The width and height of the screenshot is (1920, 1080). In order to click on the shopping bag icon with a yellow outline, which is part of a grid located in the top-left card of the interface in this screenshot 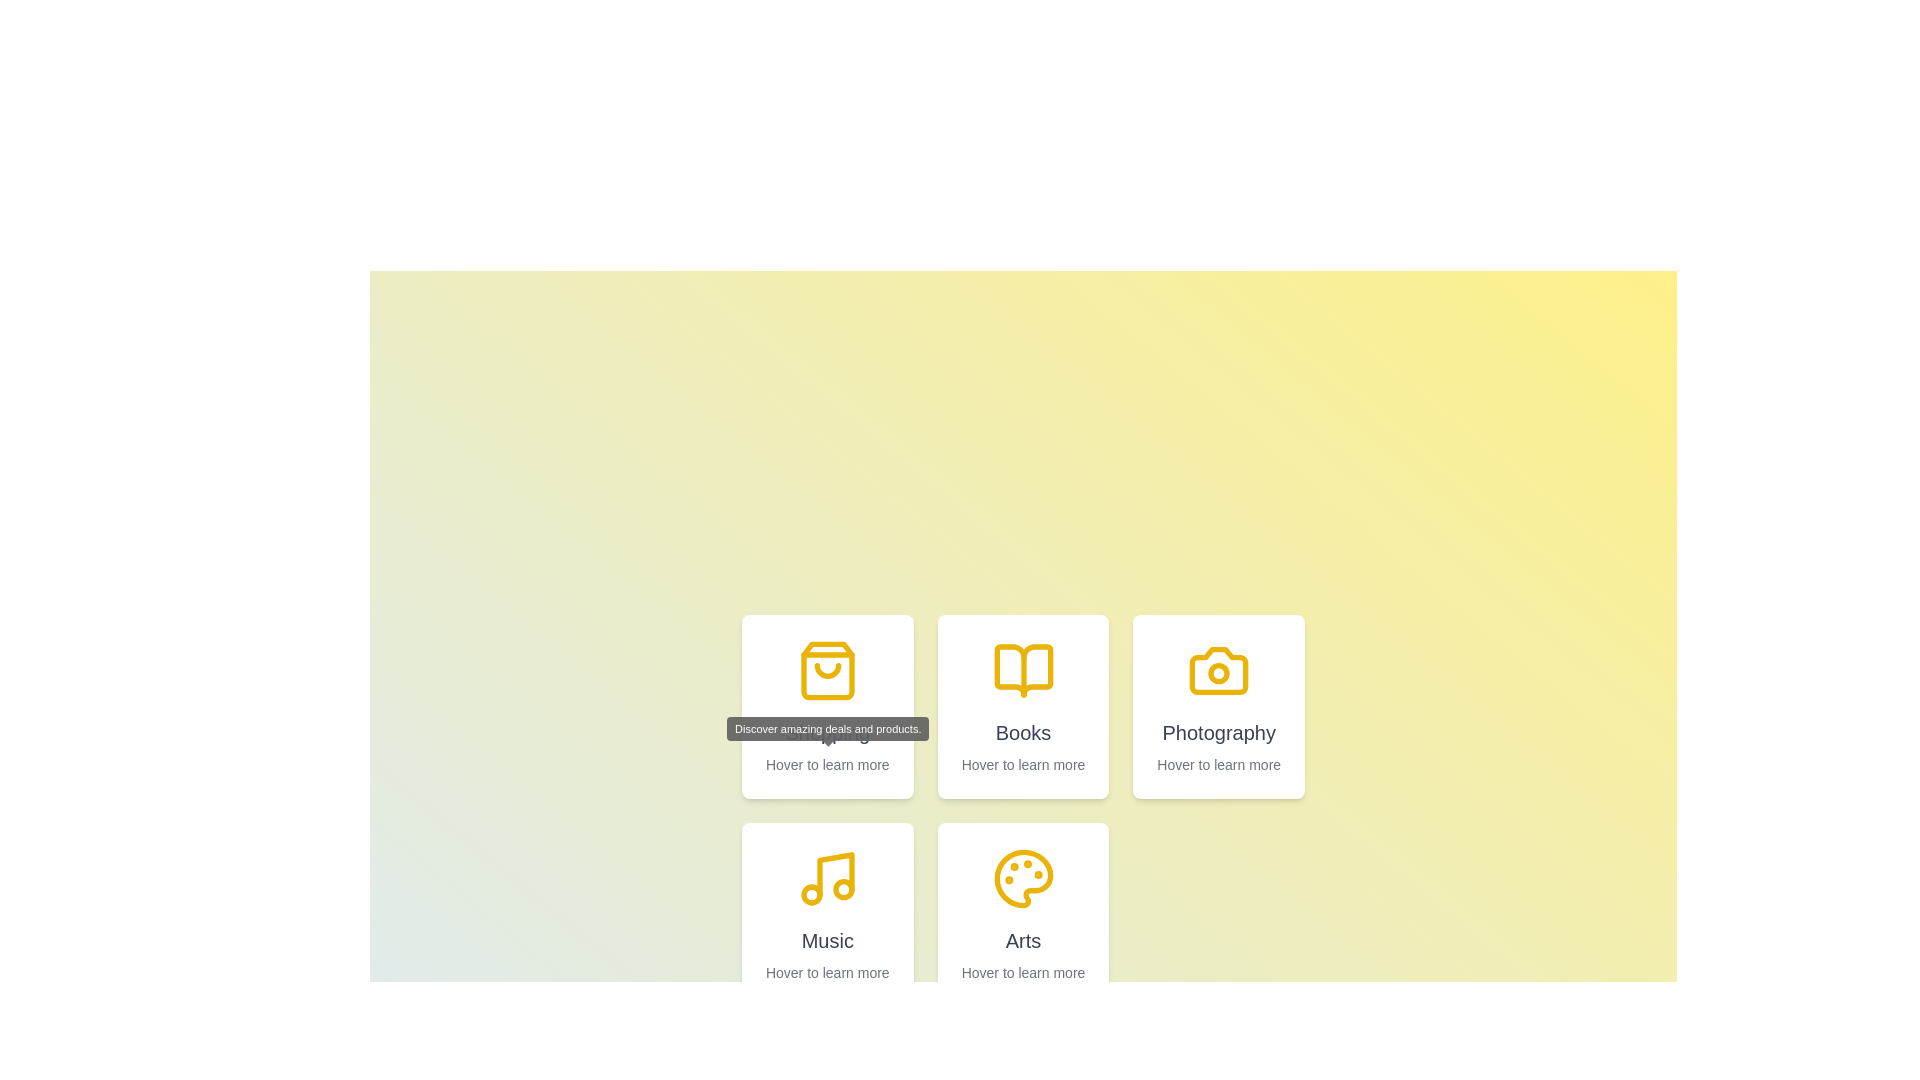, I will do `click(827, 671)`.